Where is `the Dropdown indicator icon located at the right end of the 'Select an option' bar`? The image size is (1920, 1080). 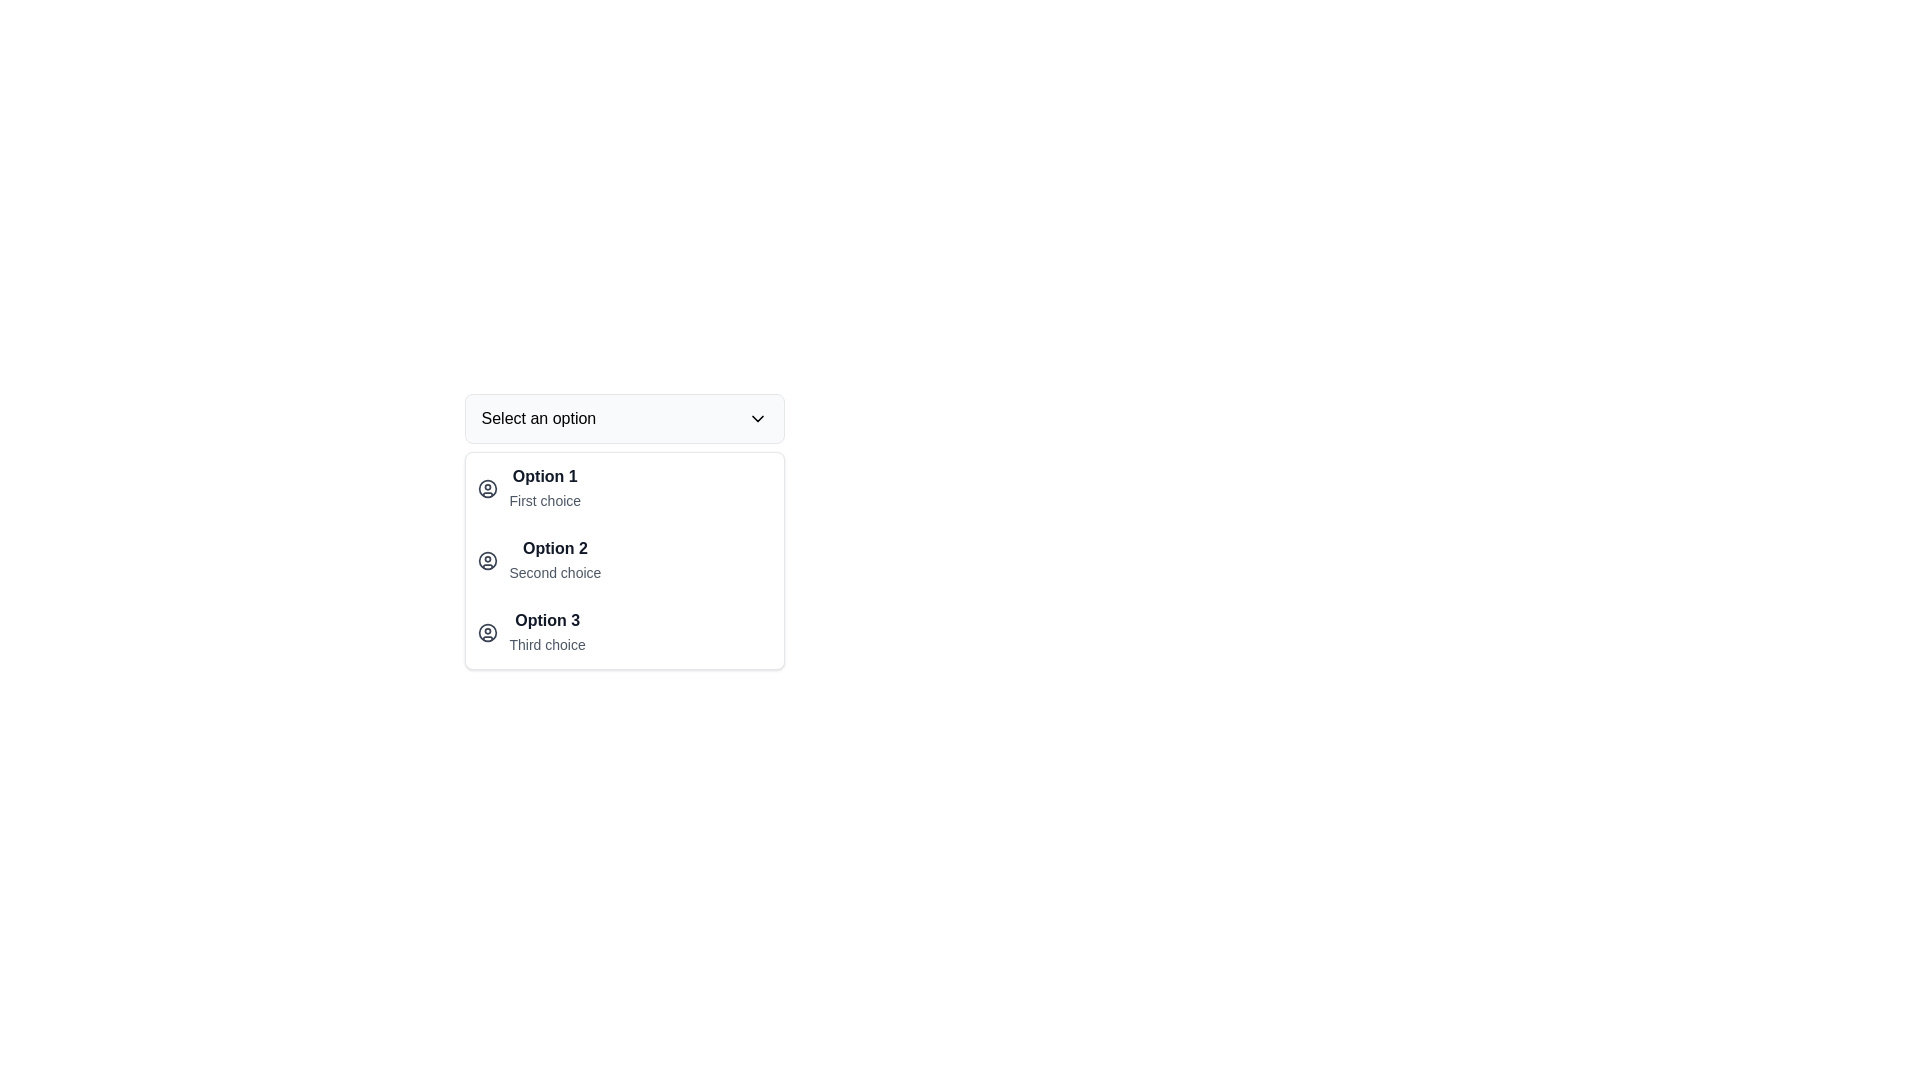
the Dropdown indicator icon located at the right end of the 'Select an option' bar is located at coordinates (756, 418).